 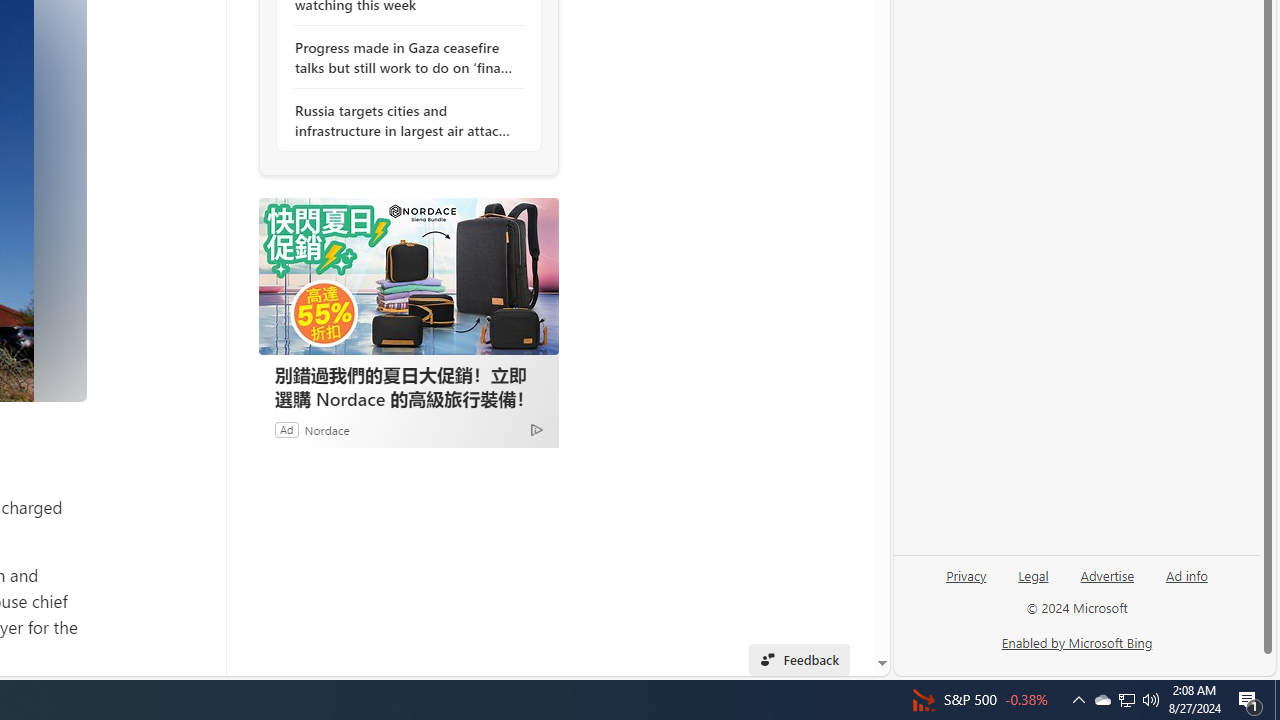 What do you see at coordinates (798, 659) in the screenshot?
I see `'Feedback'` at bounding box center [798, 659].